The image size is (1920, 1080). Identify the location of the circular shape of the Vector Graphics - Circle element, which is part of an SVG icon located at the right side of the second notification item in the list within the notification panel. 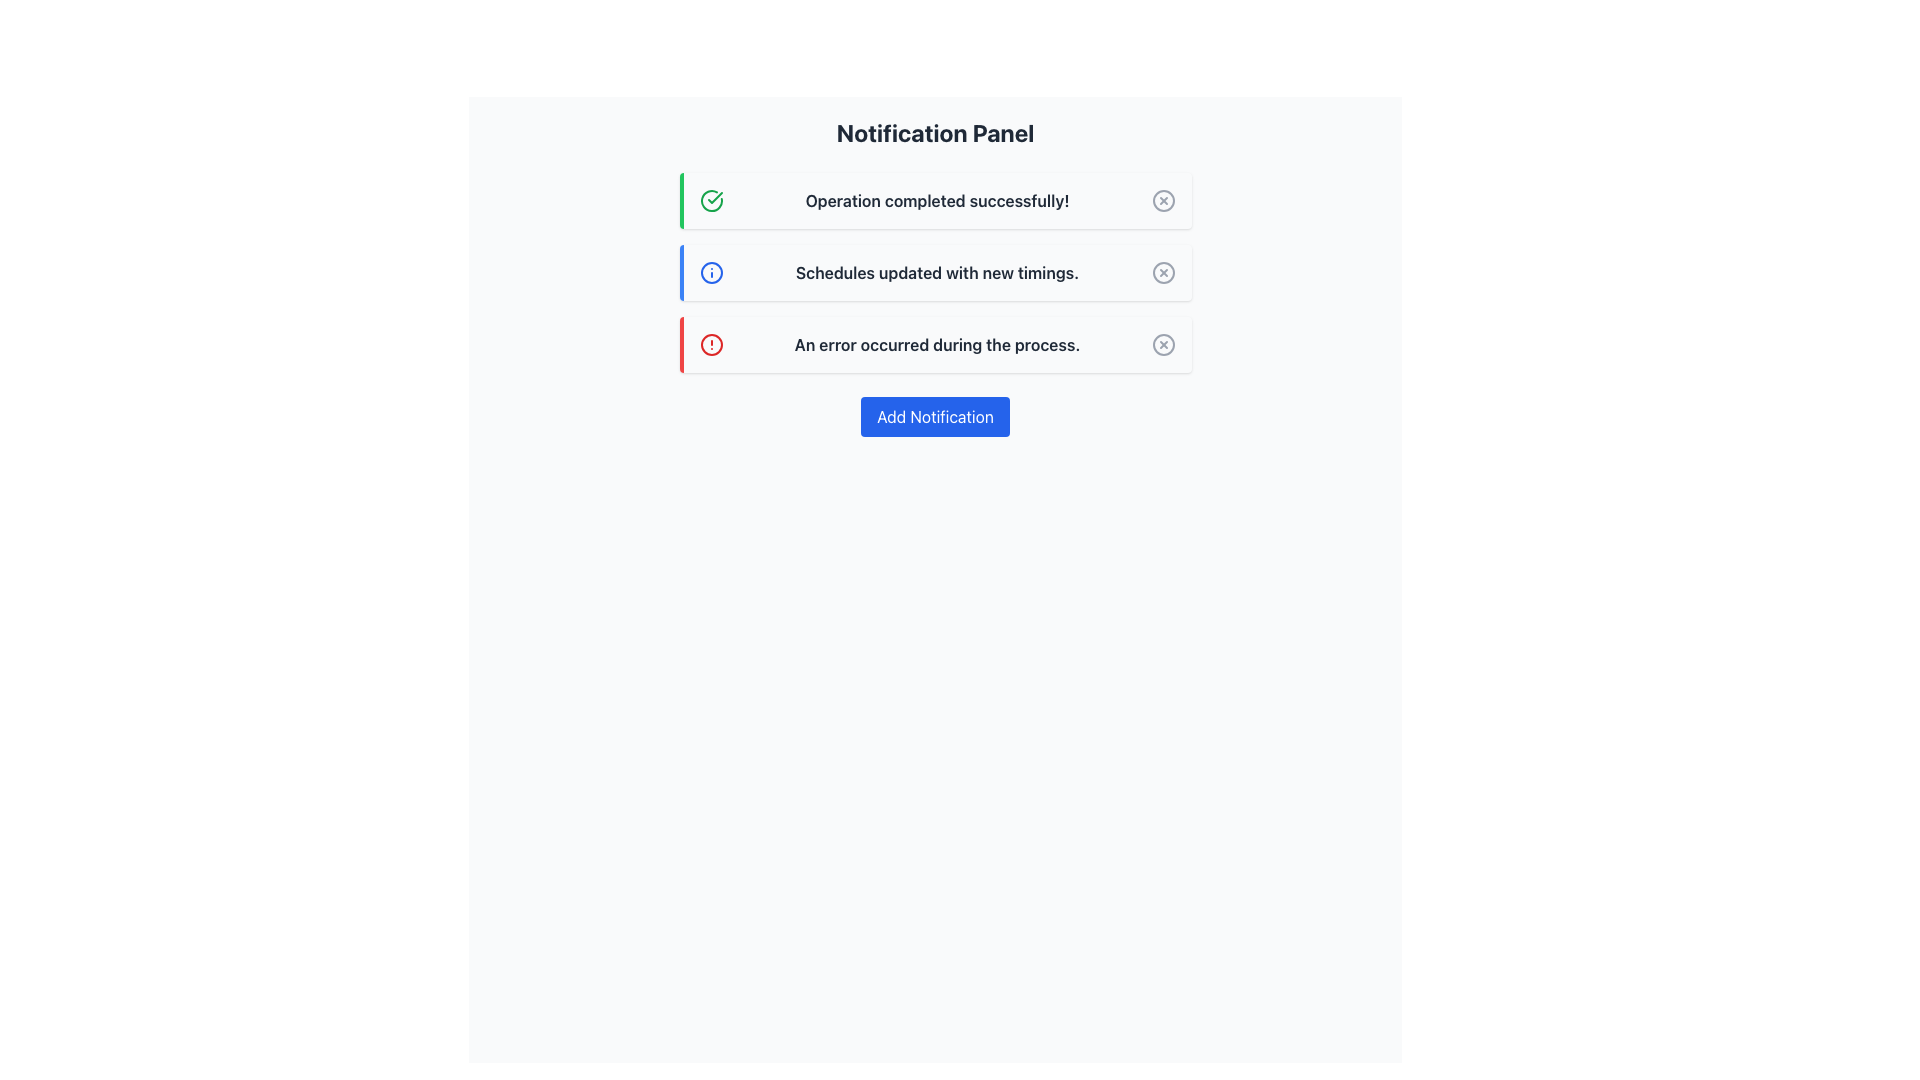
(1163, 273).